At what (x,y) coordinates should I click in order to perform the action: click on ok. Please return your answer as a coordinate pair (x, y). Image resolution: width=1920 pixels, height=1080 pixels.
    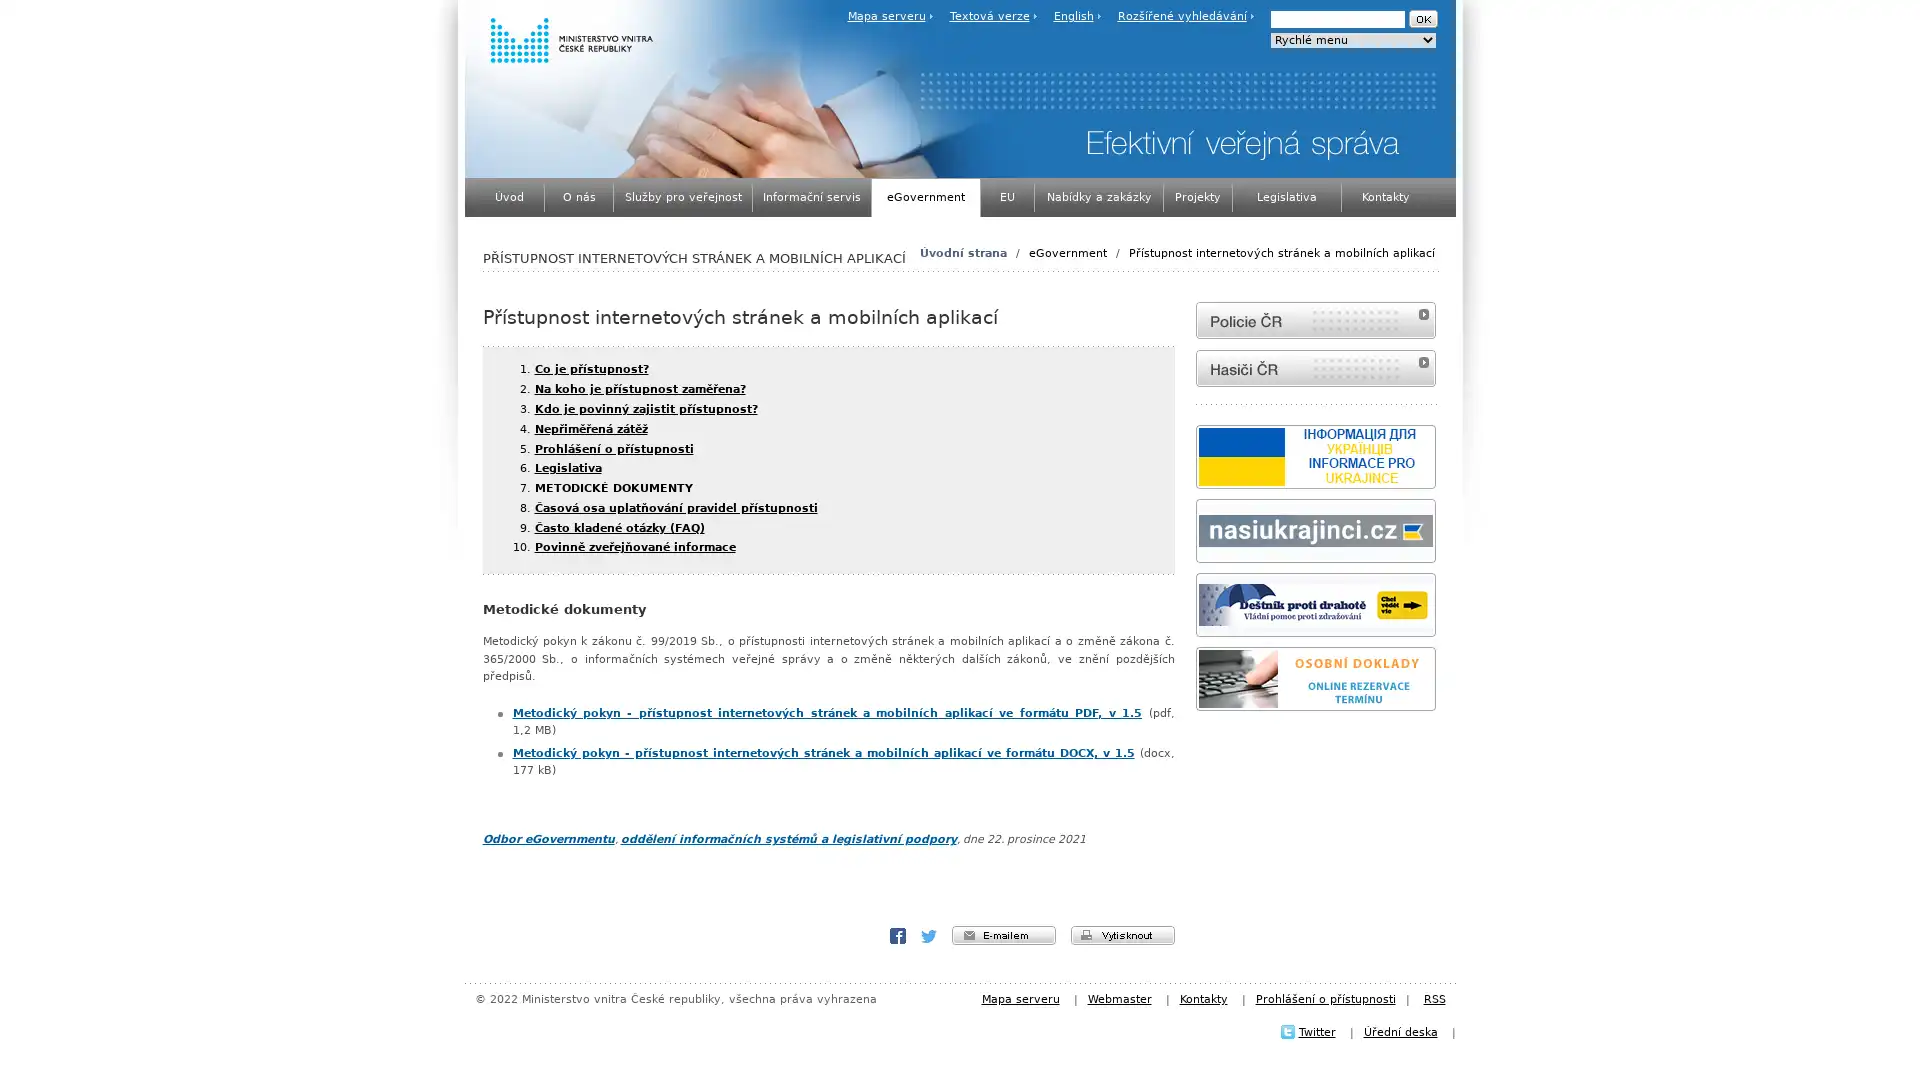
    Looking at the image, I should click on (1421, 19).